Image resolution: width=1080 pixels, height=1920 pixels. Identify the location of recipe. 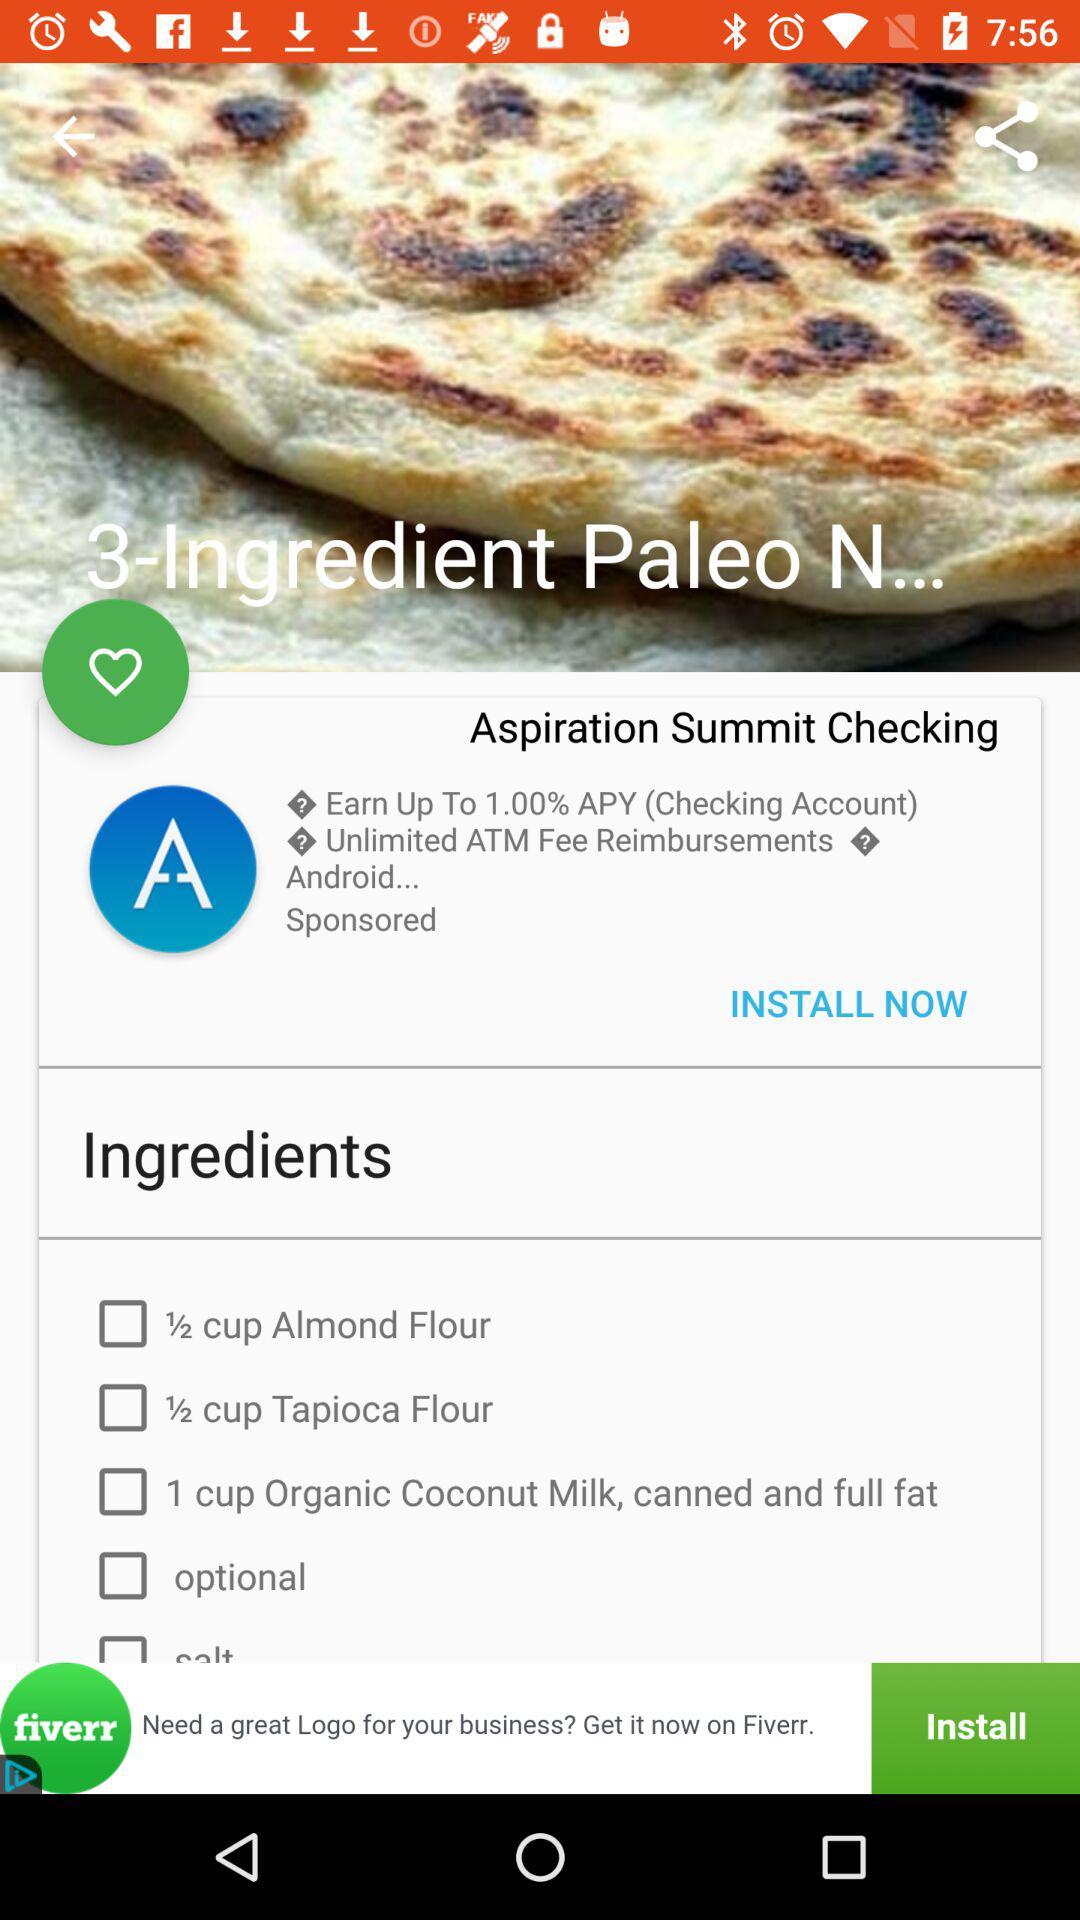
(115, 672).